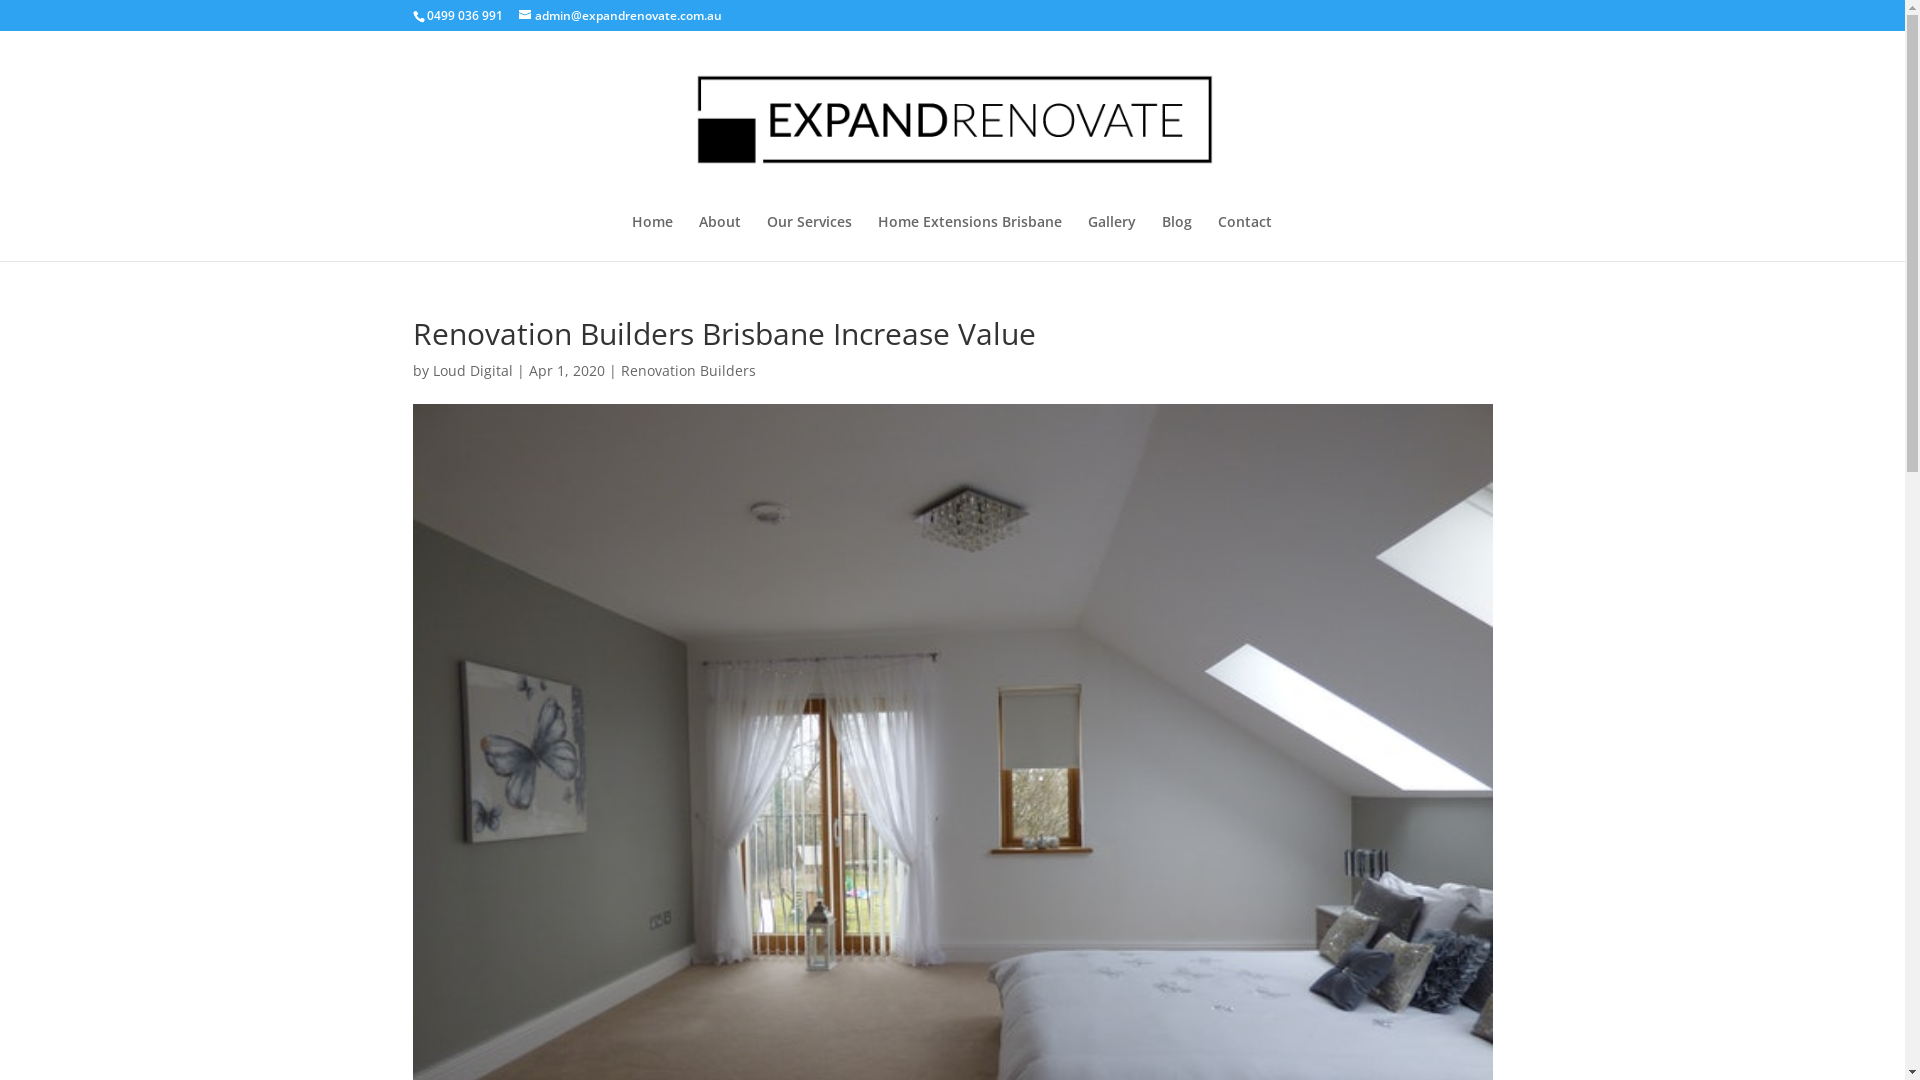 Image resolution: width=1920 pixels, height=1080 pixels. I want to click on 'Gallery', so click(1111, 237).